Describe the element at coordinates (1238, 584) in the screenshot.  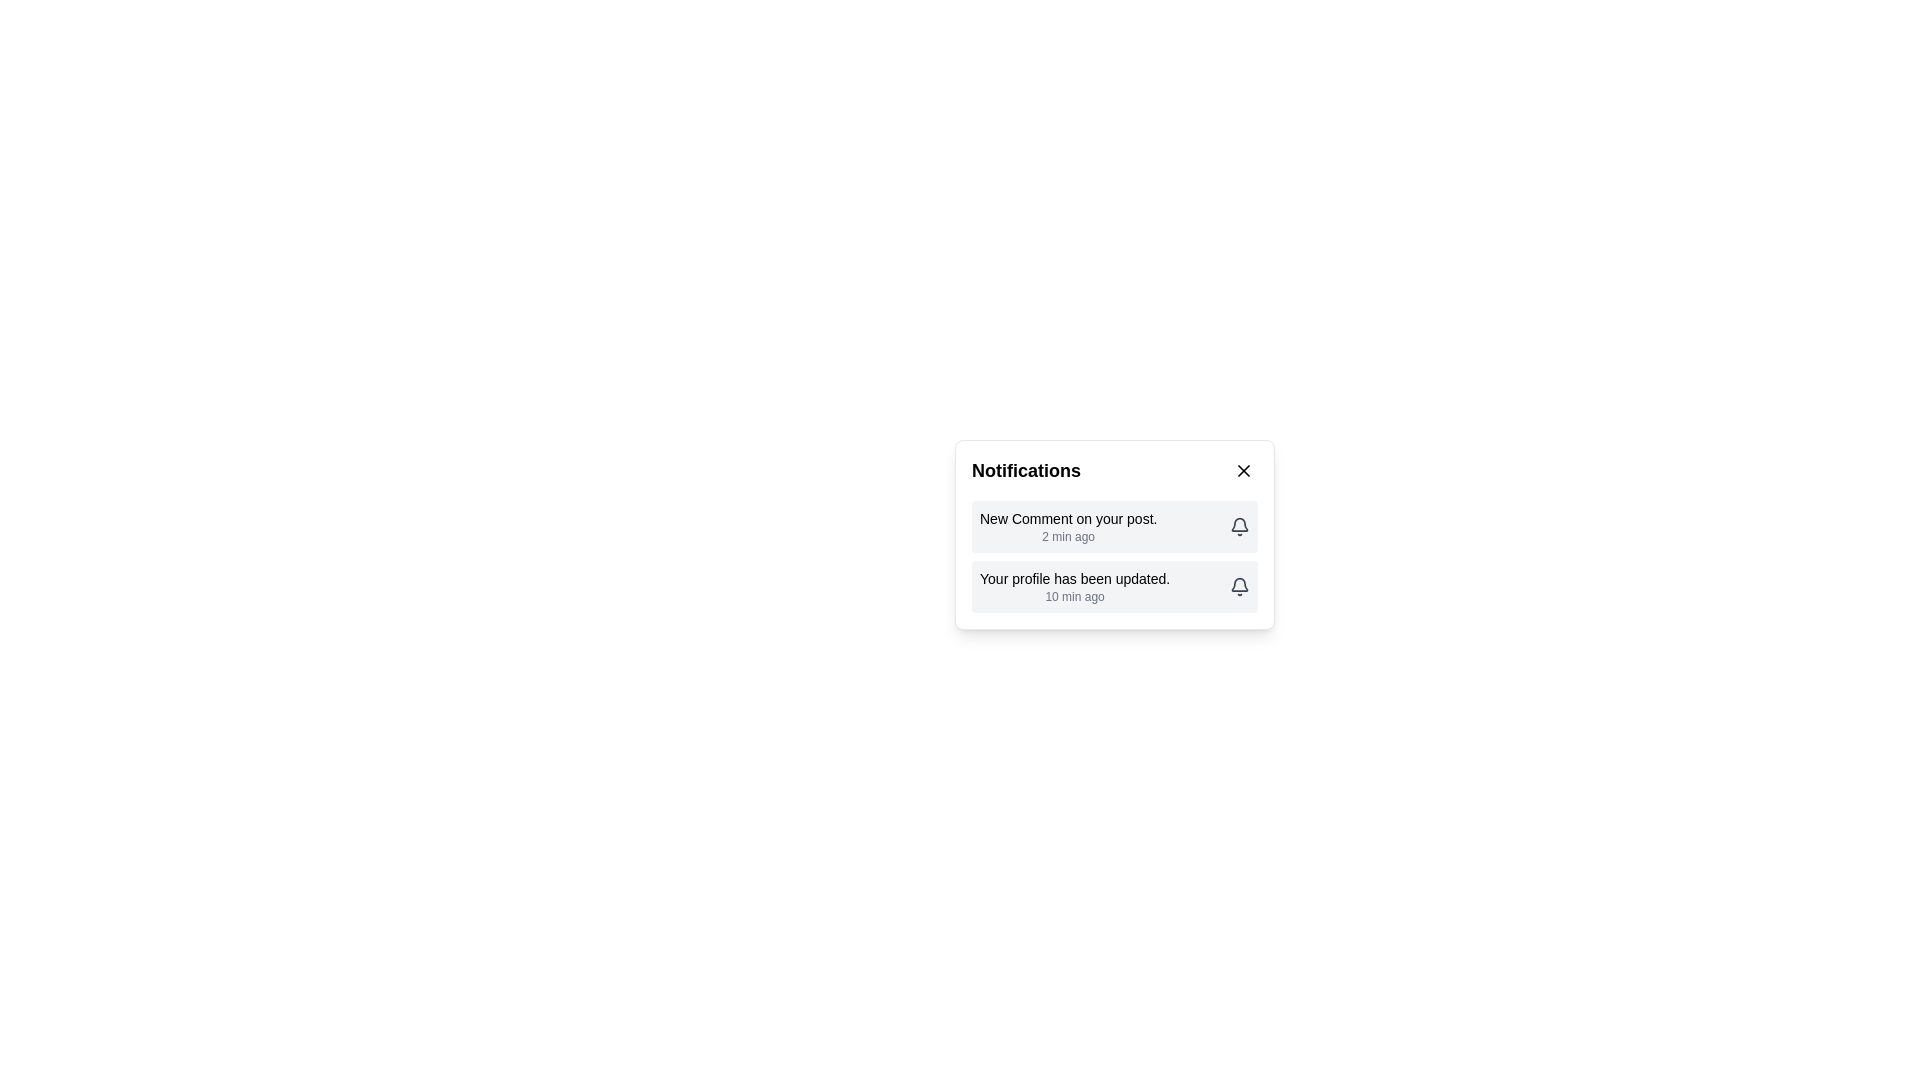
I see `bell-shaped icon located in the bottom-right of the notification panel, which features a thin gray outline` at that location.